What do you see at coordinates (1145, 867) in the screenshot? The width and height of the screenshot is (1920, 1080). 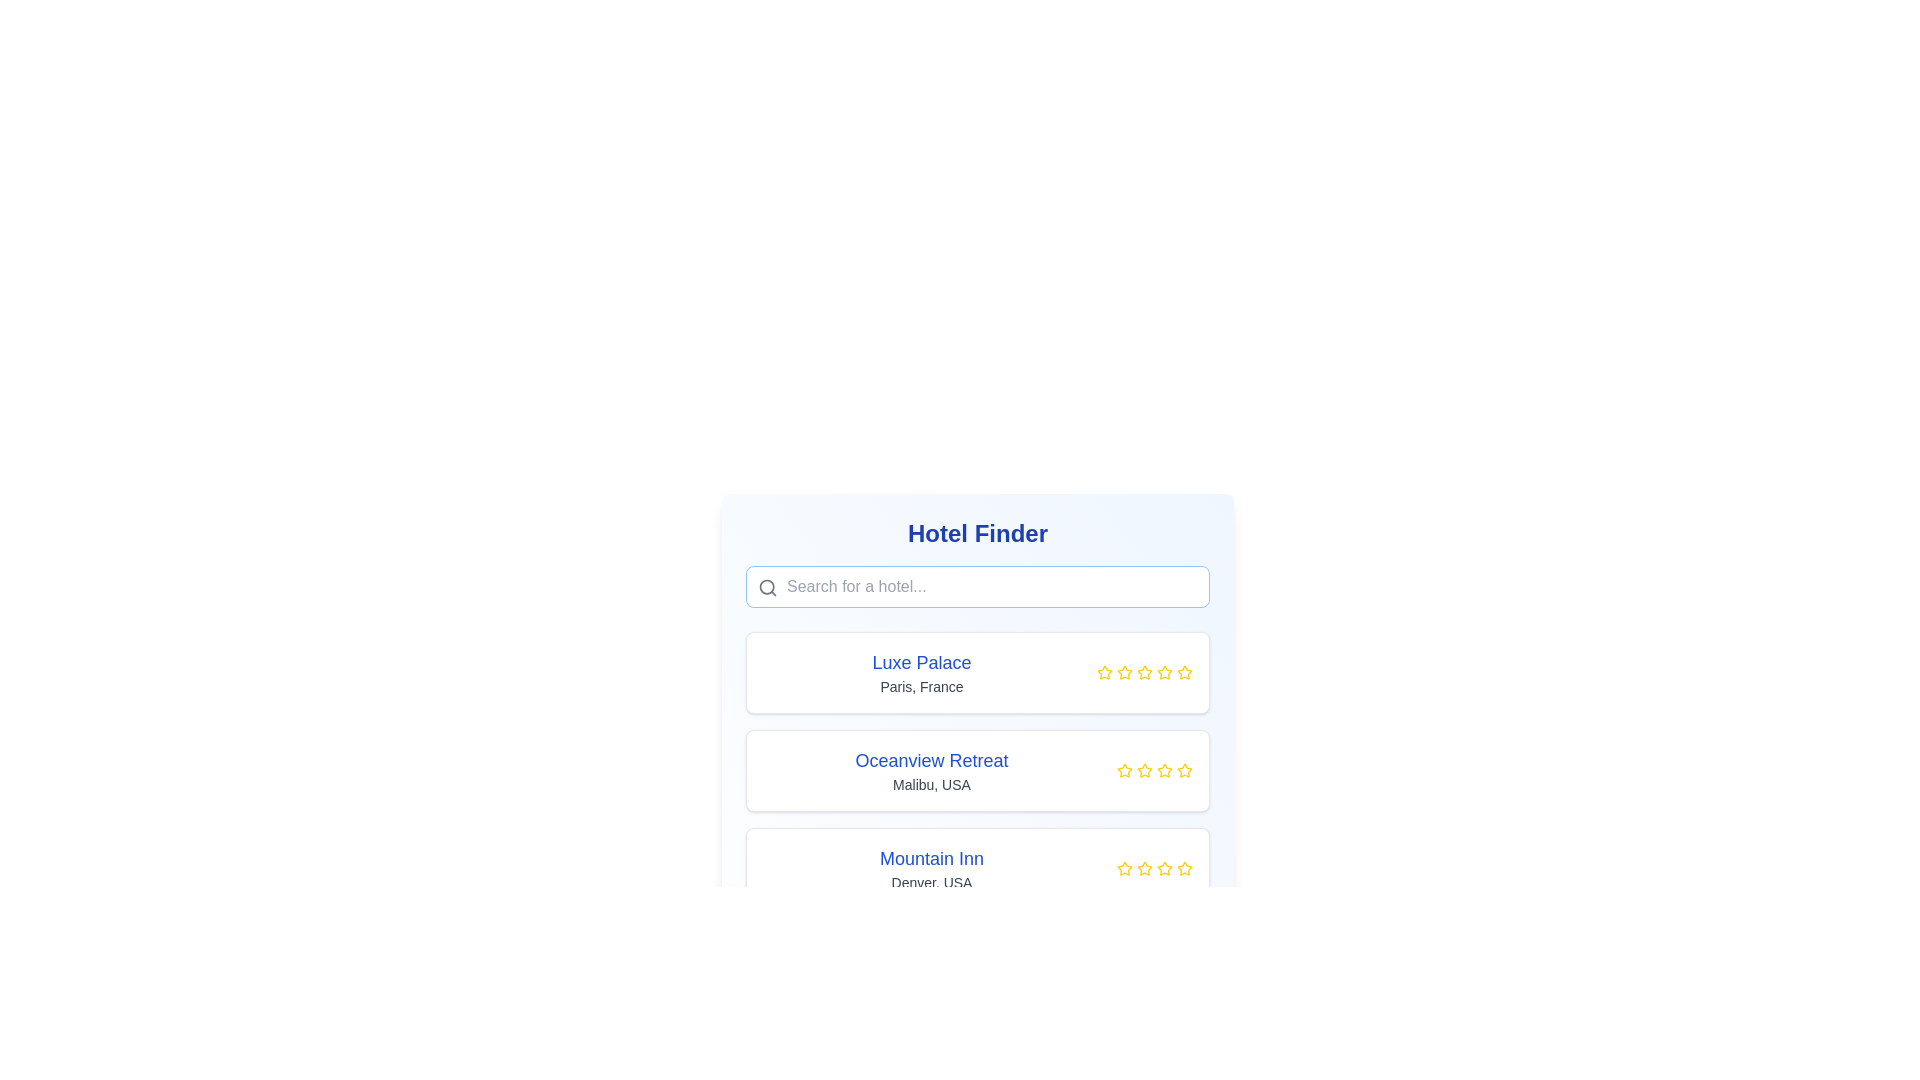 I see `the yellow star icon, which is the third icon` at bounding box center [1145, 867].